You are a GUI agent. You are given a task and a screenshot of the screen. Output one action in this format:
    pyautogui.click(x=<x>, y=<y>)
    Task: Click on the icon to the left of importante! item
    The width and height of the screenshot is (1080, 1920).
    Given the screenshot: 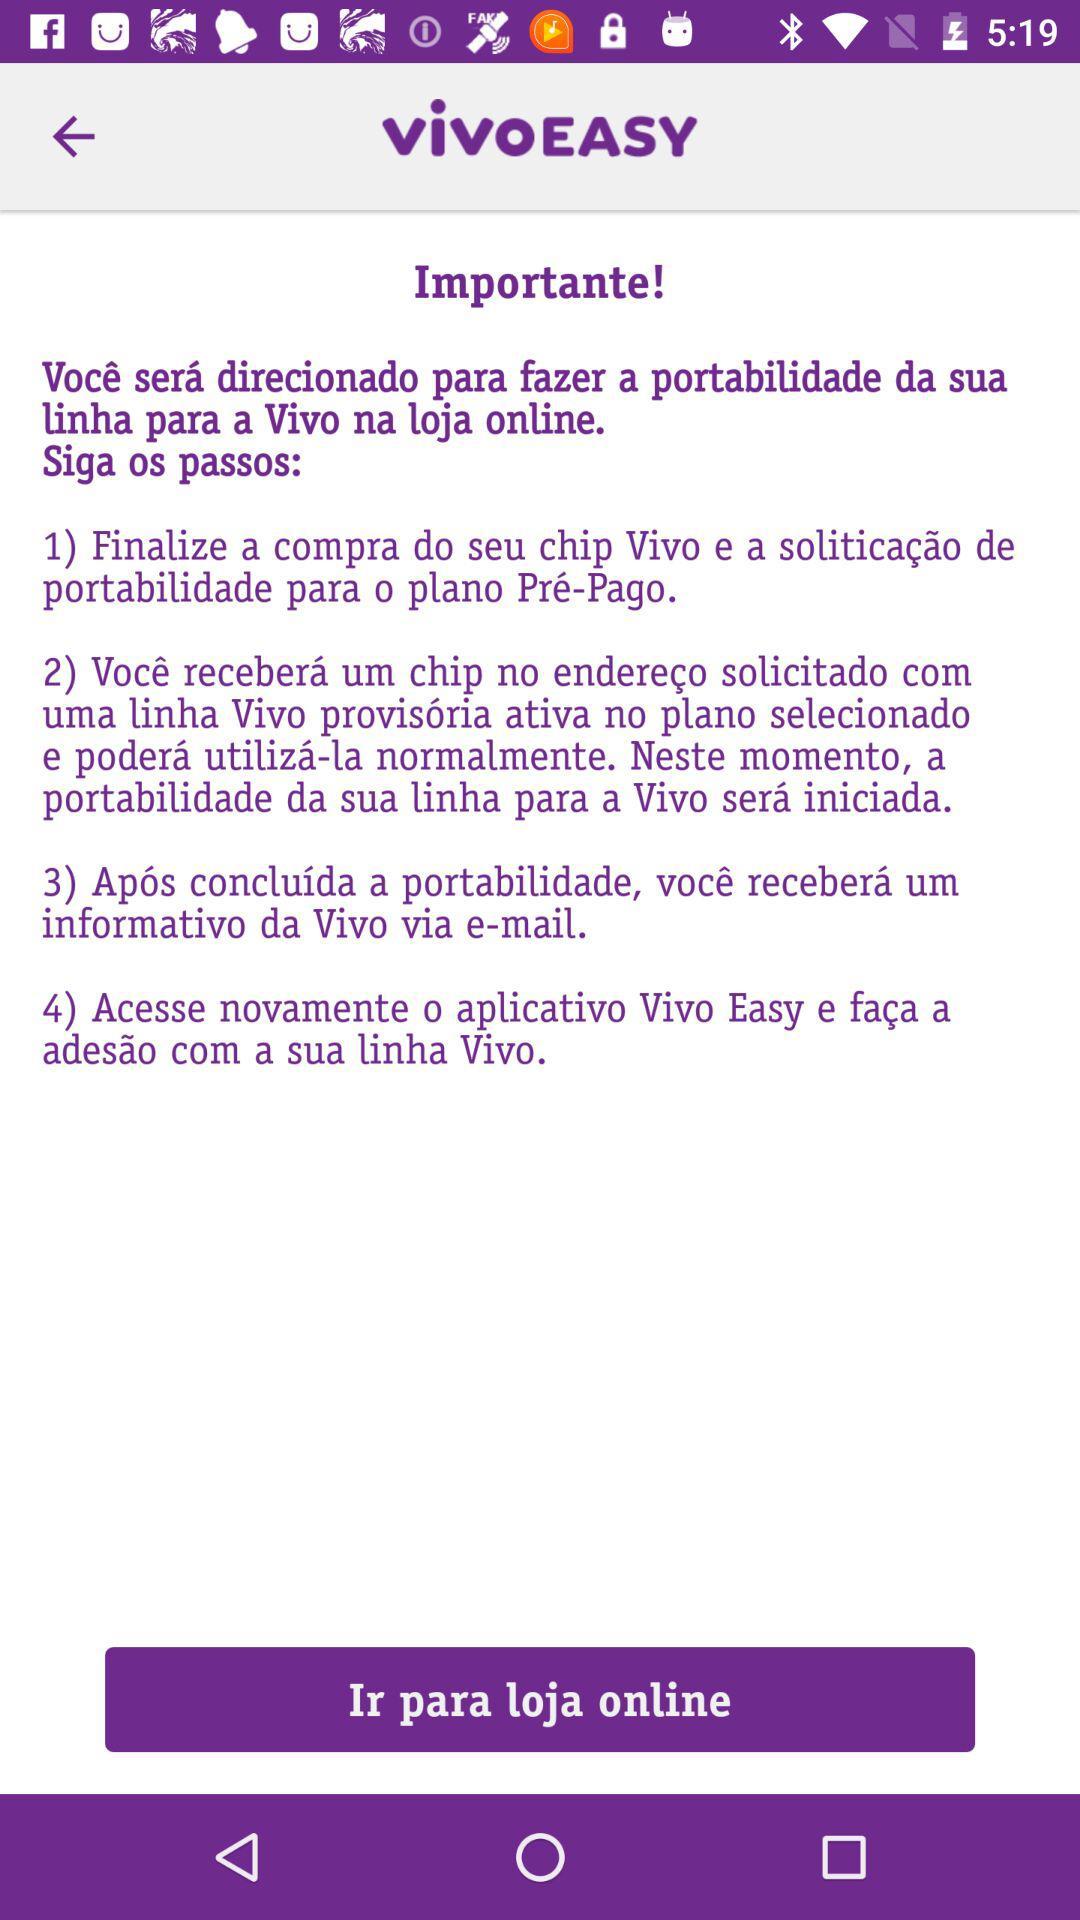 What is the action you would take?
    pyautogui.click(x=72, y=135)
    